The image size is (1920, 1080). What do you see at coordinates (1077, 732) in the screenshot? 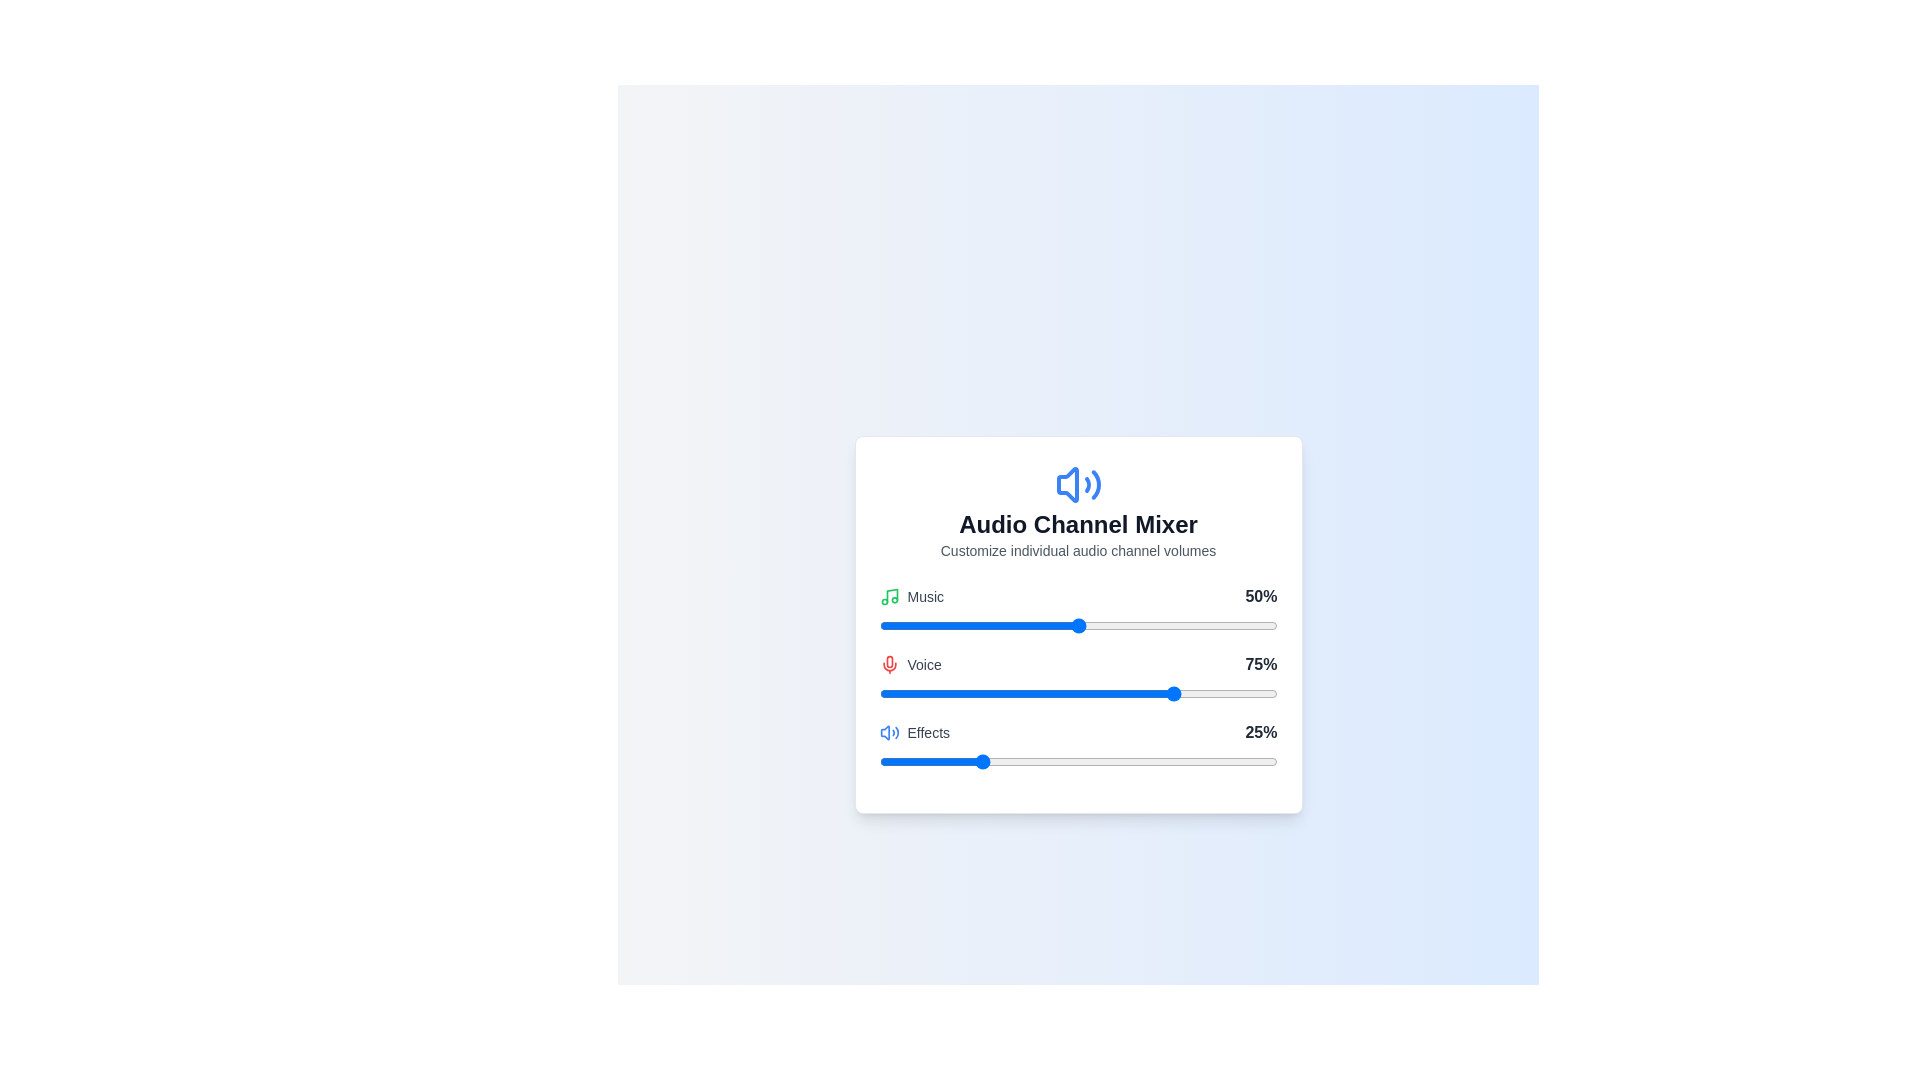
I see `'Effects' text label with a blue volume icon, which displays the percentage value '25%' and is positioned below the 'Voice' control and above the 'Effects' volume slider` at bounding box center [1077, 732].